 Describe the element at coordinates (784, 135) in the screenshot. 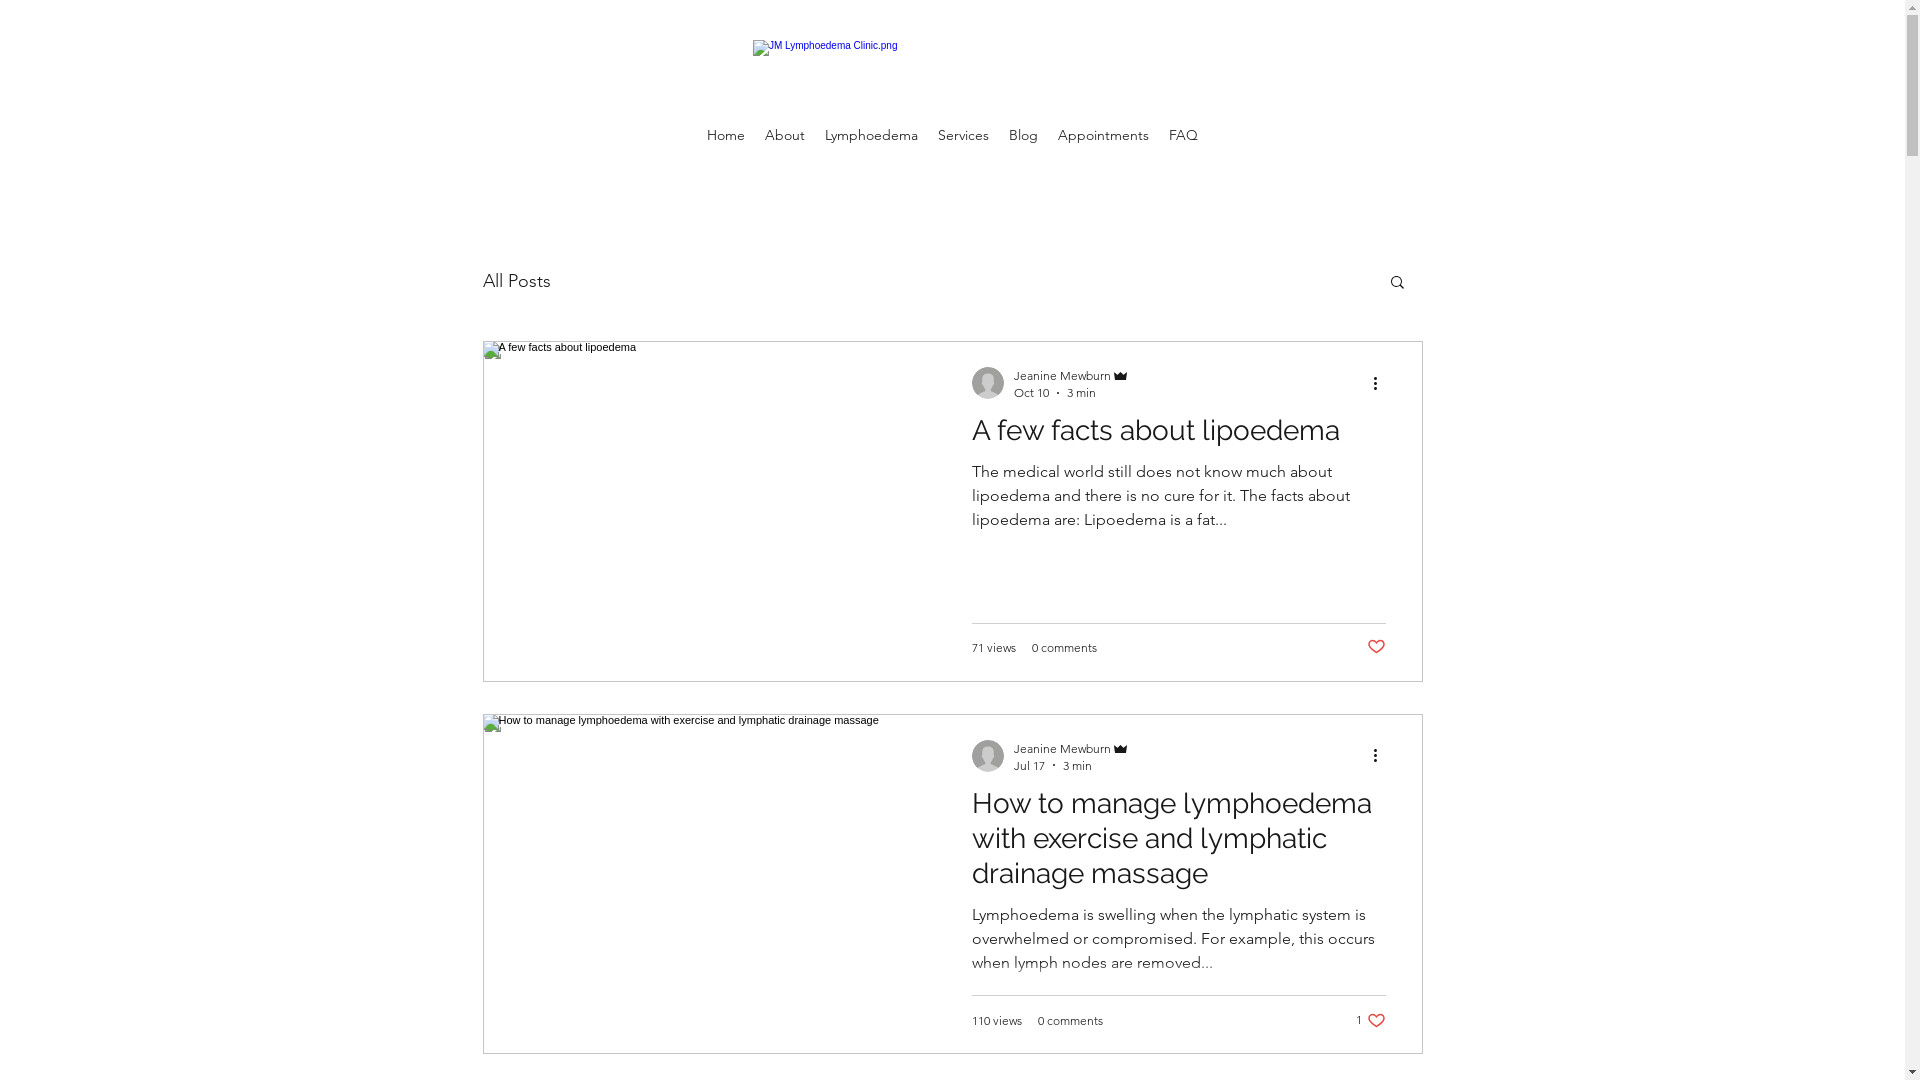

I see `'About'` at that location.